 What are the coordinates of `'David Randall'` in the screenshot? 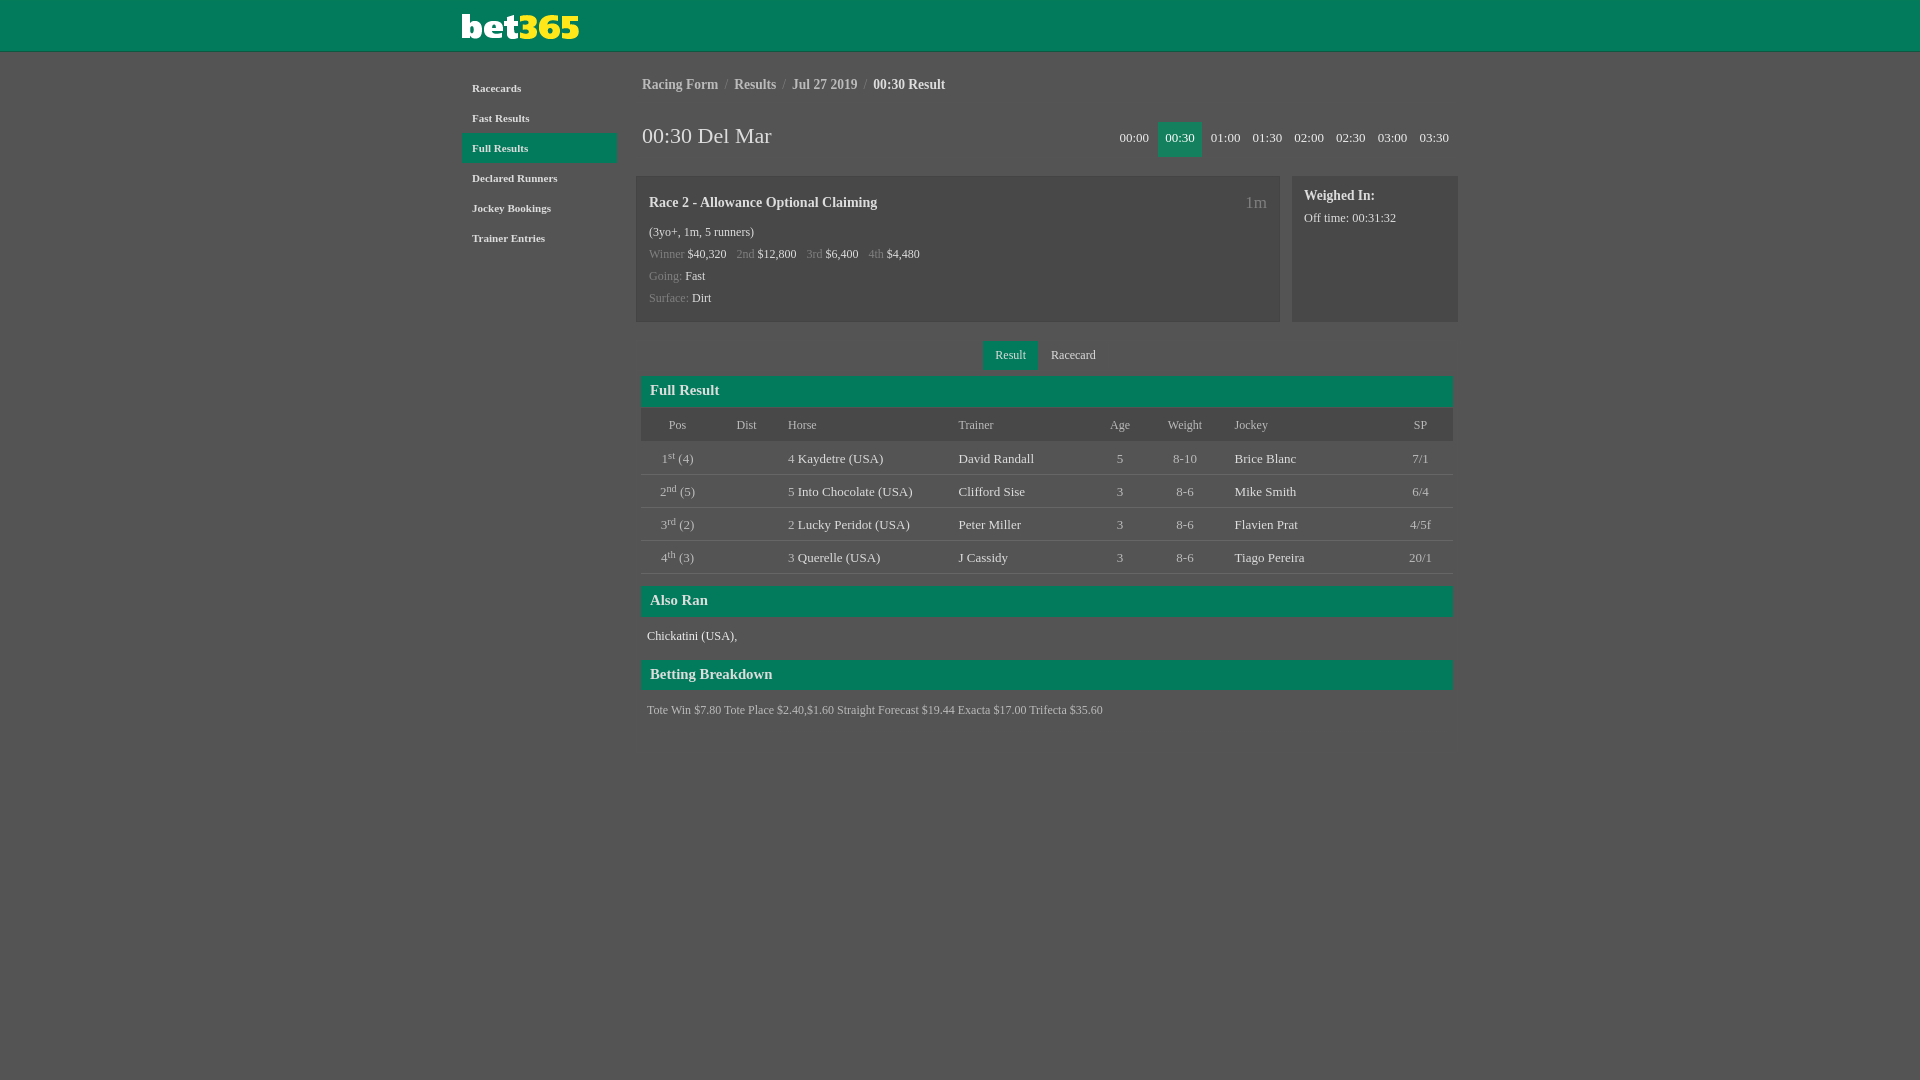 It's located at (958, 458).